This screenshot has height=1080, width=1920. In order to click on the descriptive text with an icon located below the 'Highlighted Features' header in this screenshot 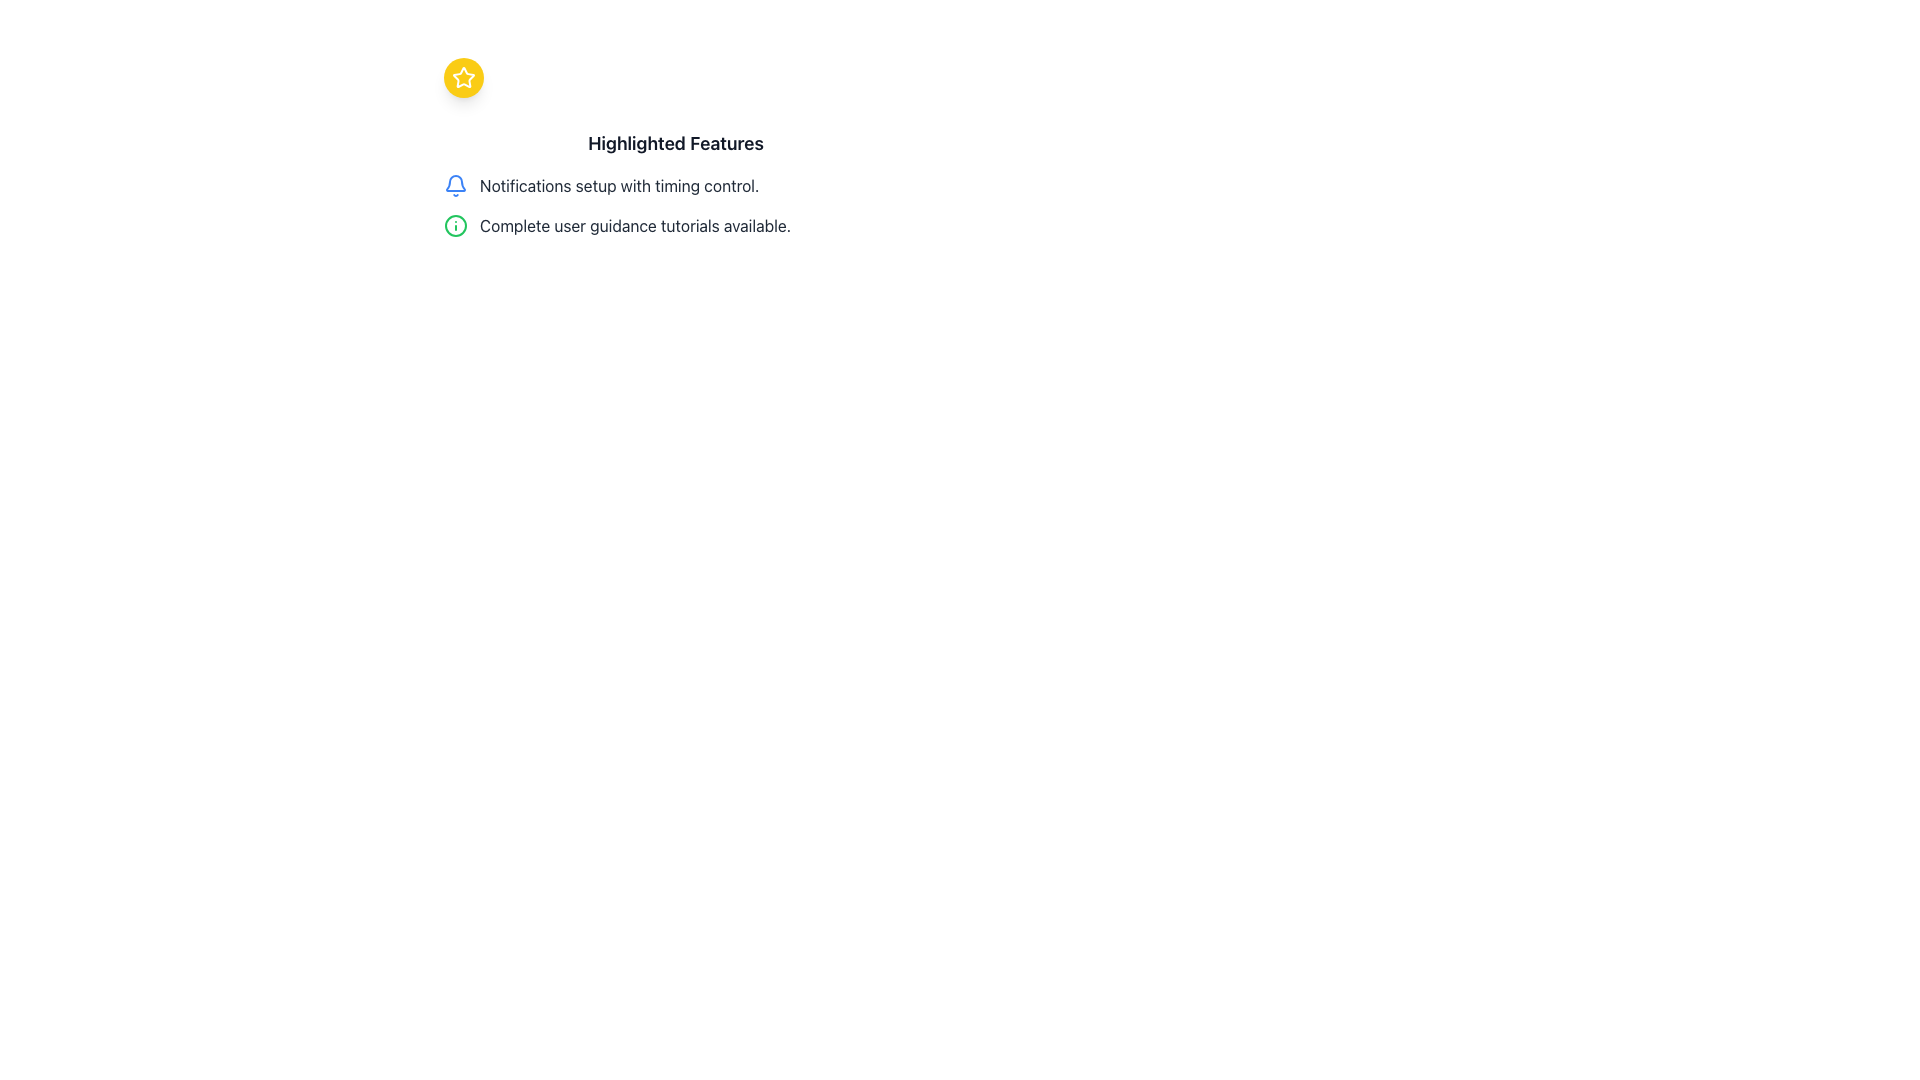, I will do `click(676, 185)`.